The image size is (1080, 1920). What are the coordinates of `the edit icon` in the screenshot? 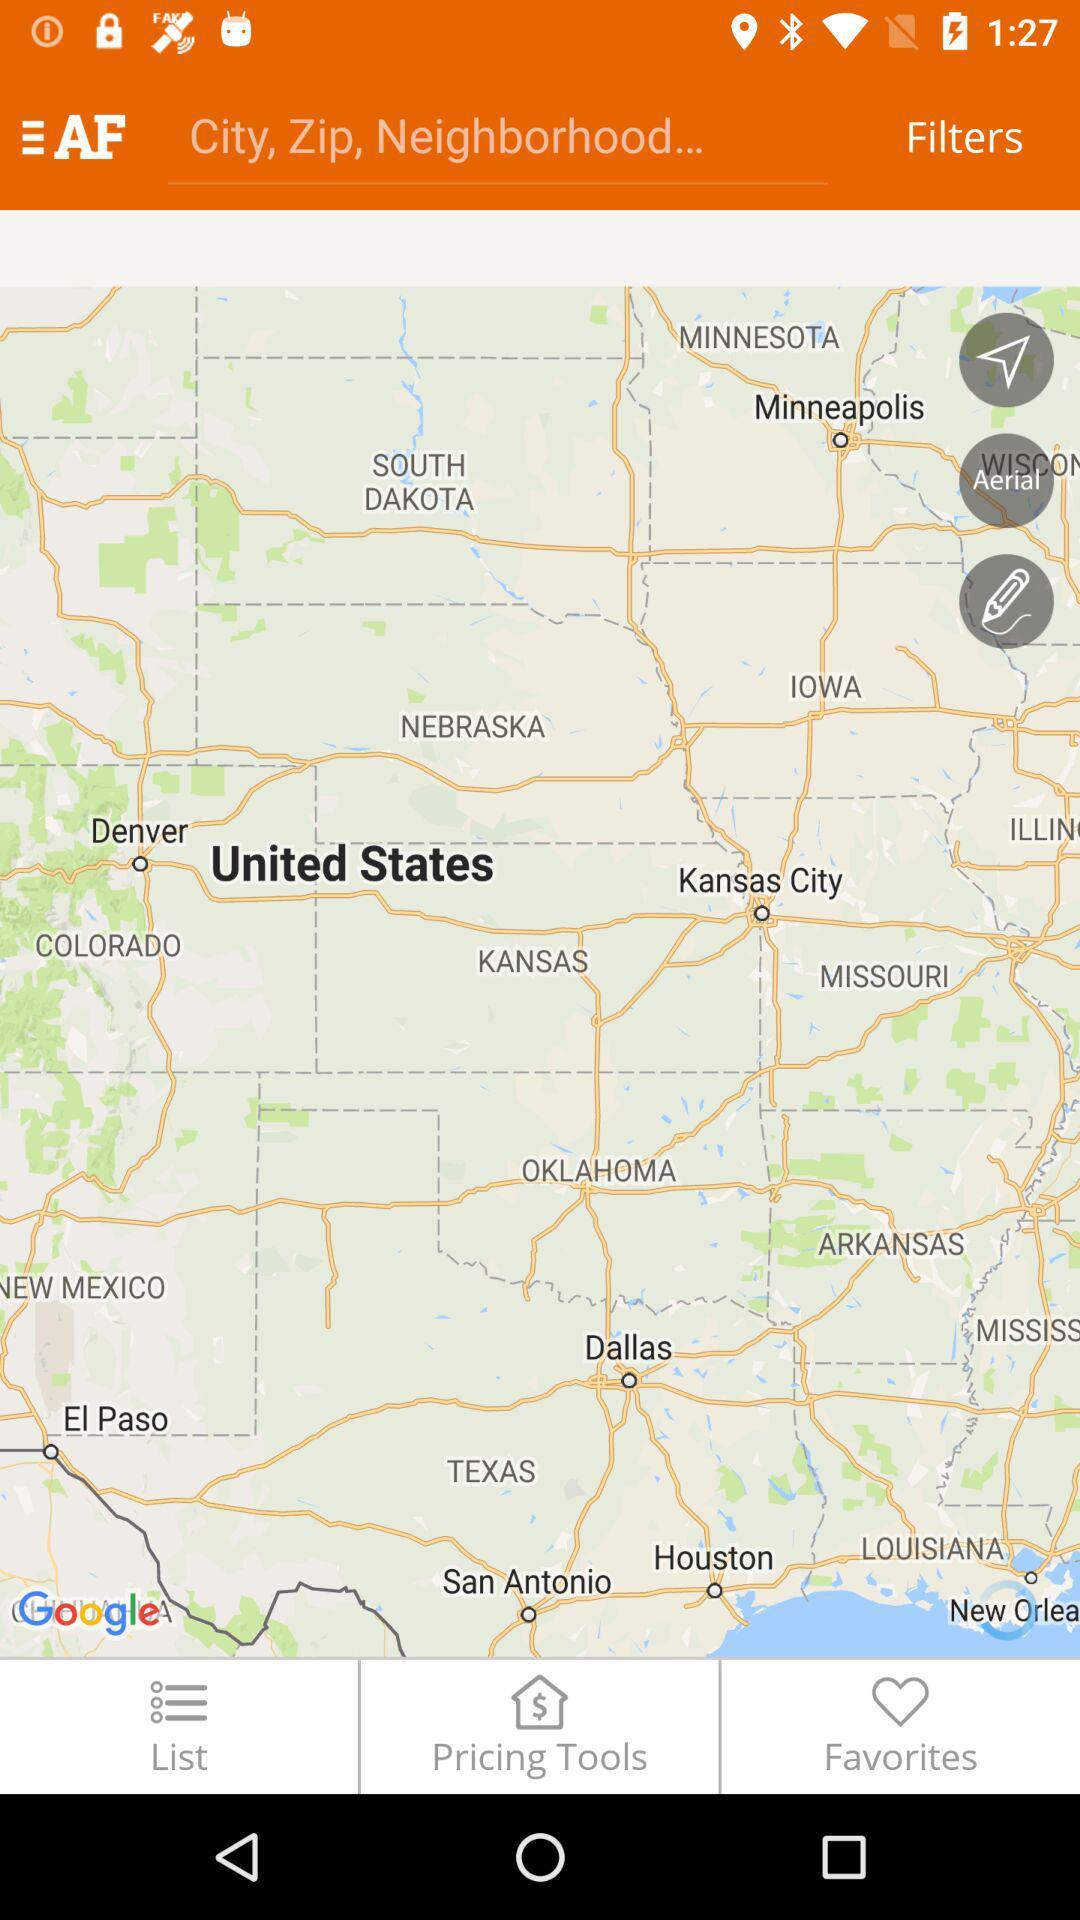 It's located at (1006, 600).